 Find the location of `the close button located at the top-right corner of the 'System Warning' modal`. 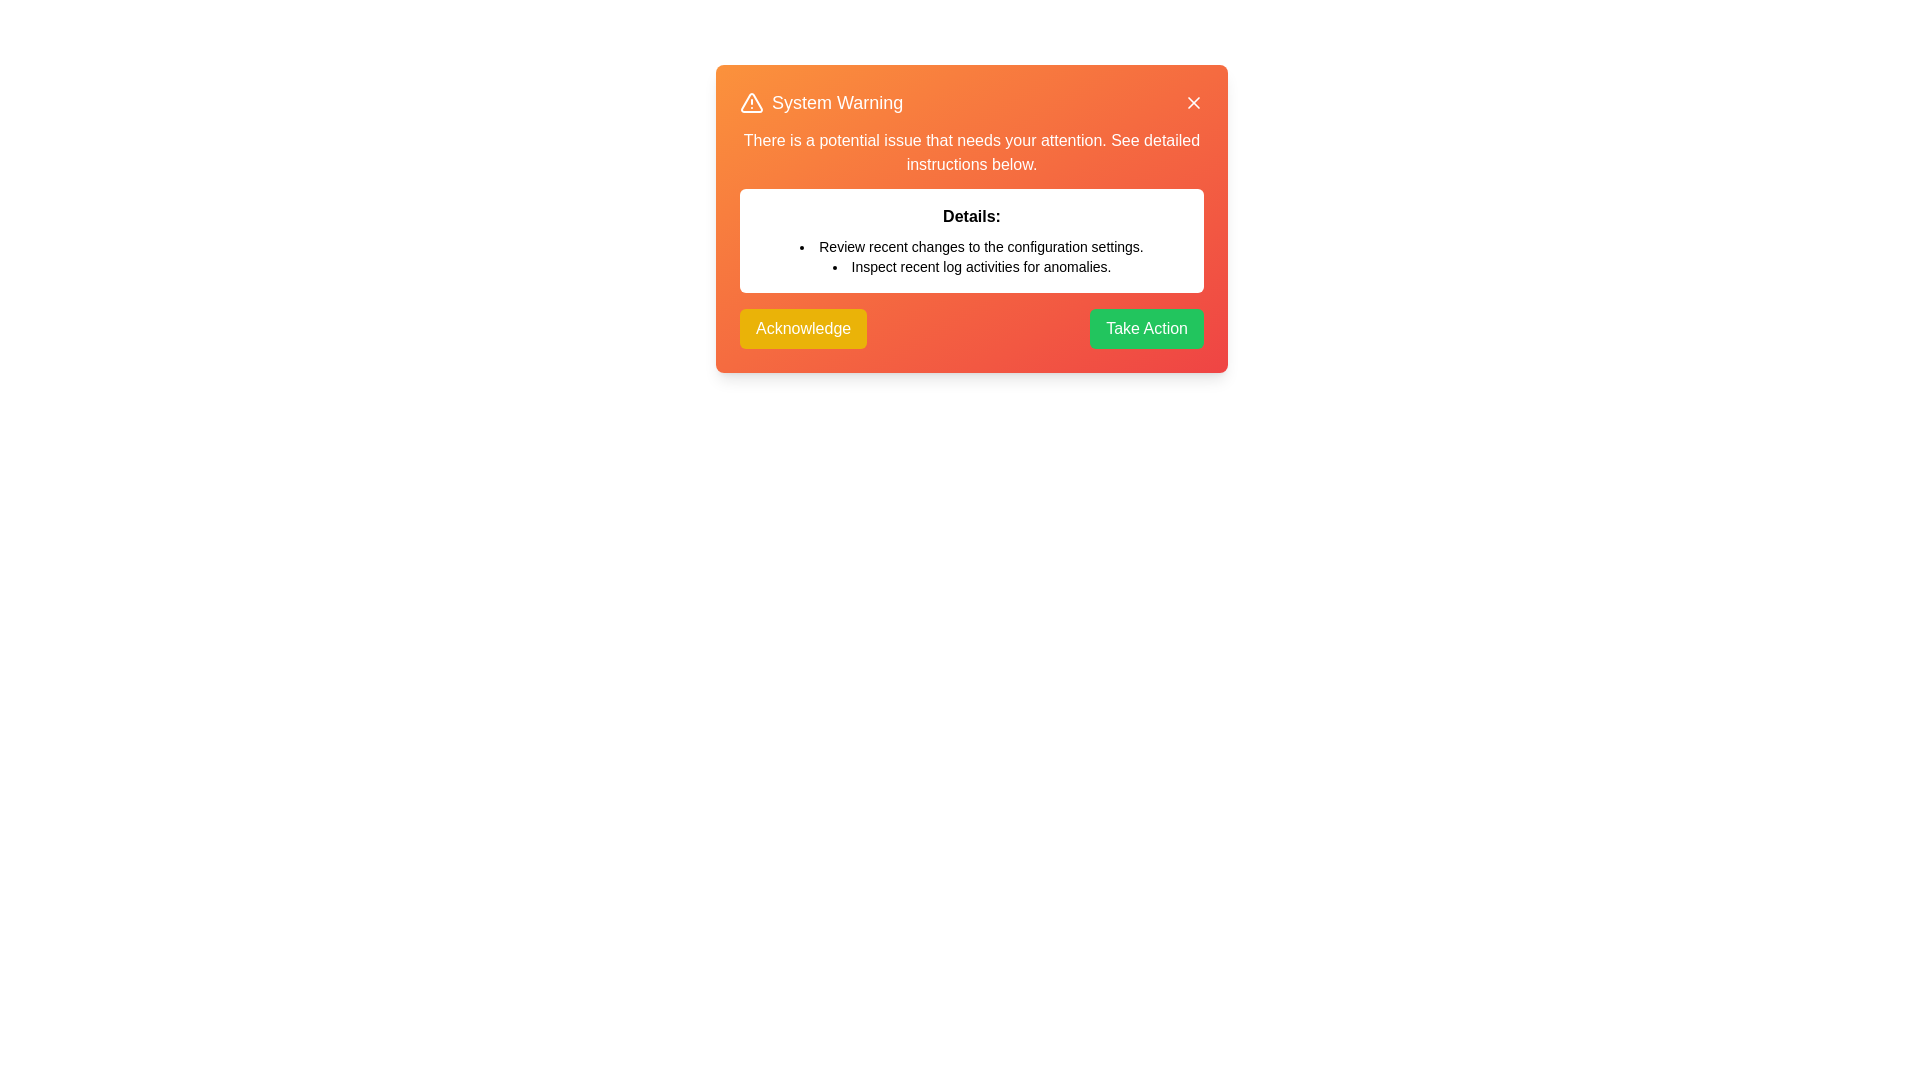

the close button located at the top-right corner of the 'System Warning' modal is located at coordinates (1194, 103).